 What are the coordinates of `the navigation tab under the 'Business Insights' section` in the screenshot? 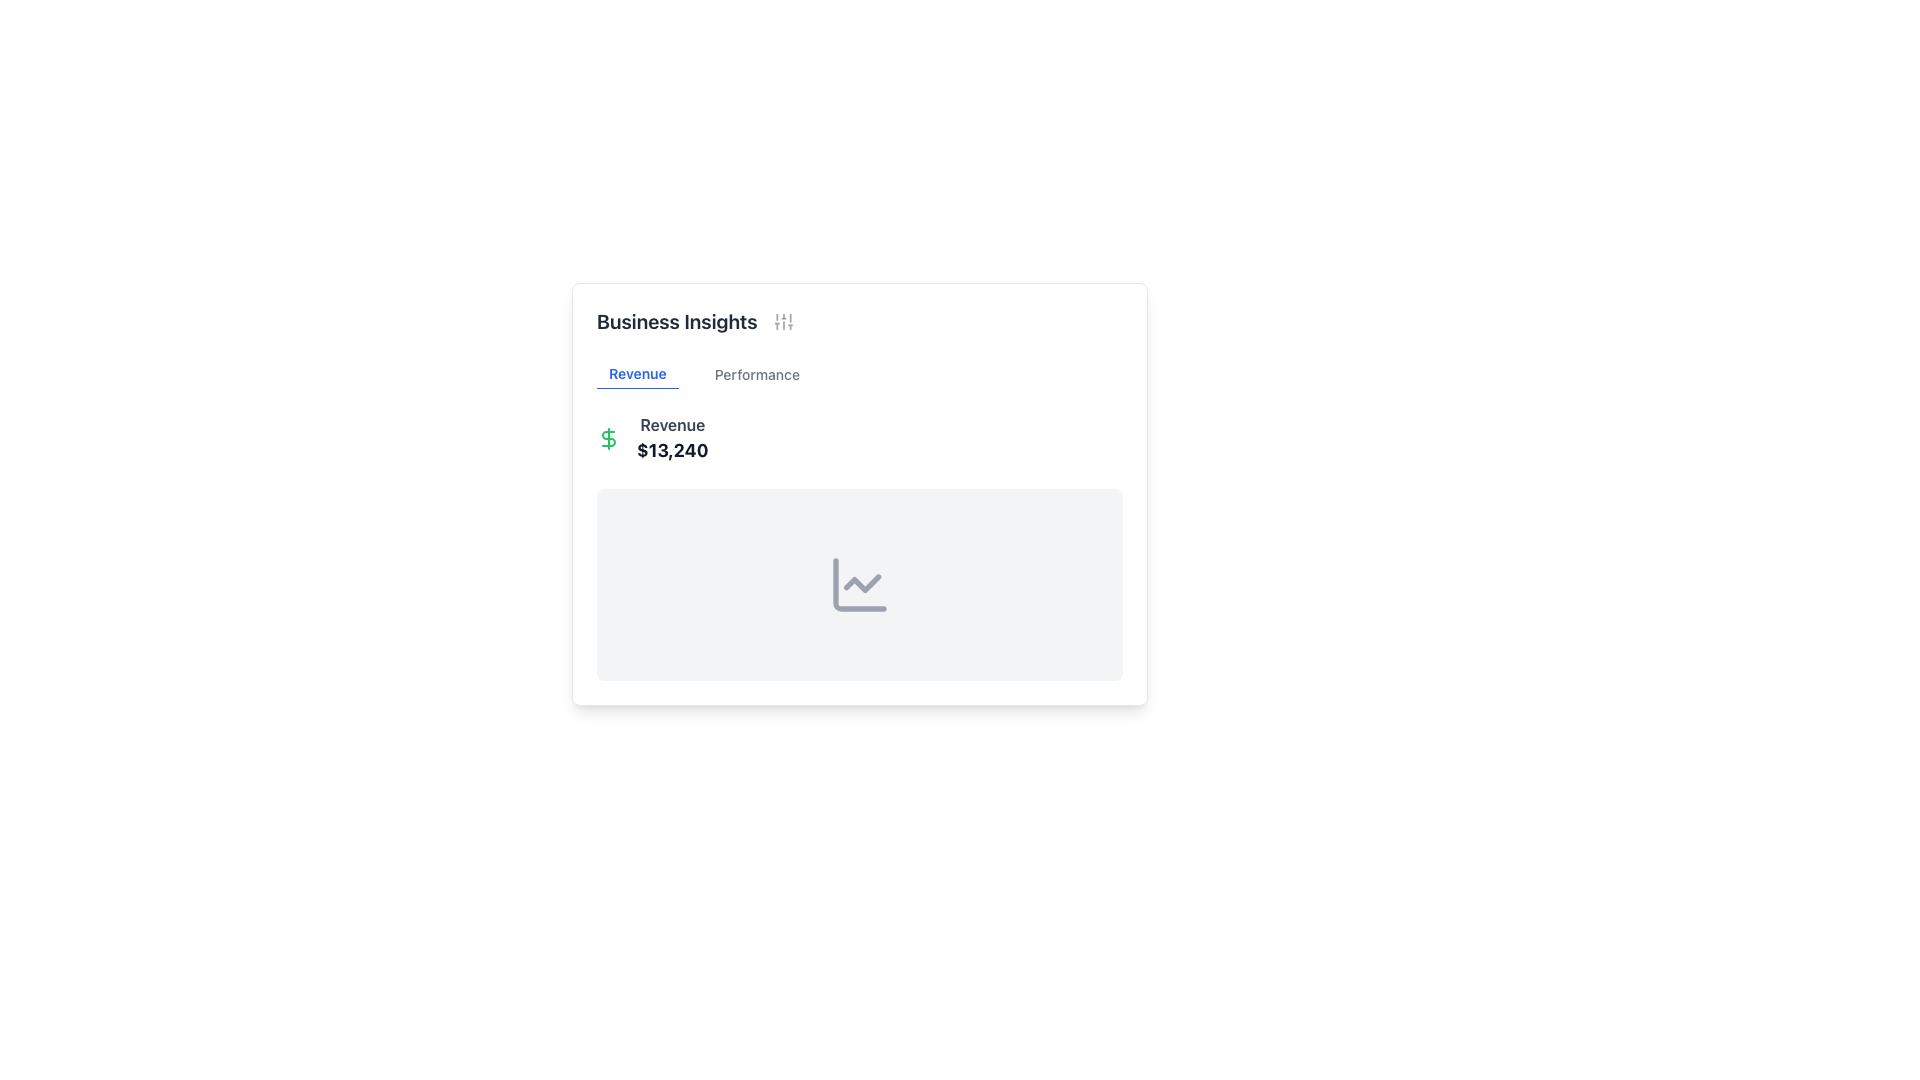 It's located at (636, 374).